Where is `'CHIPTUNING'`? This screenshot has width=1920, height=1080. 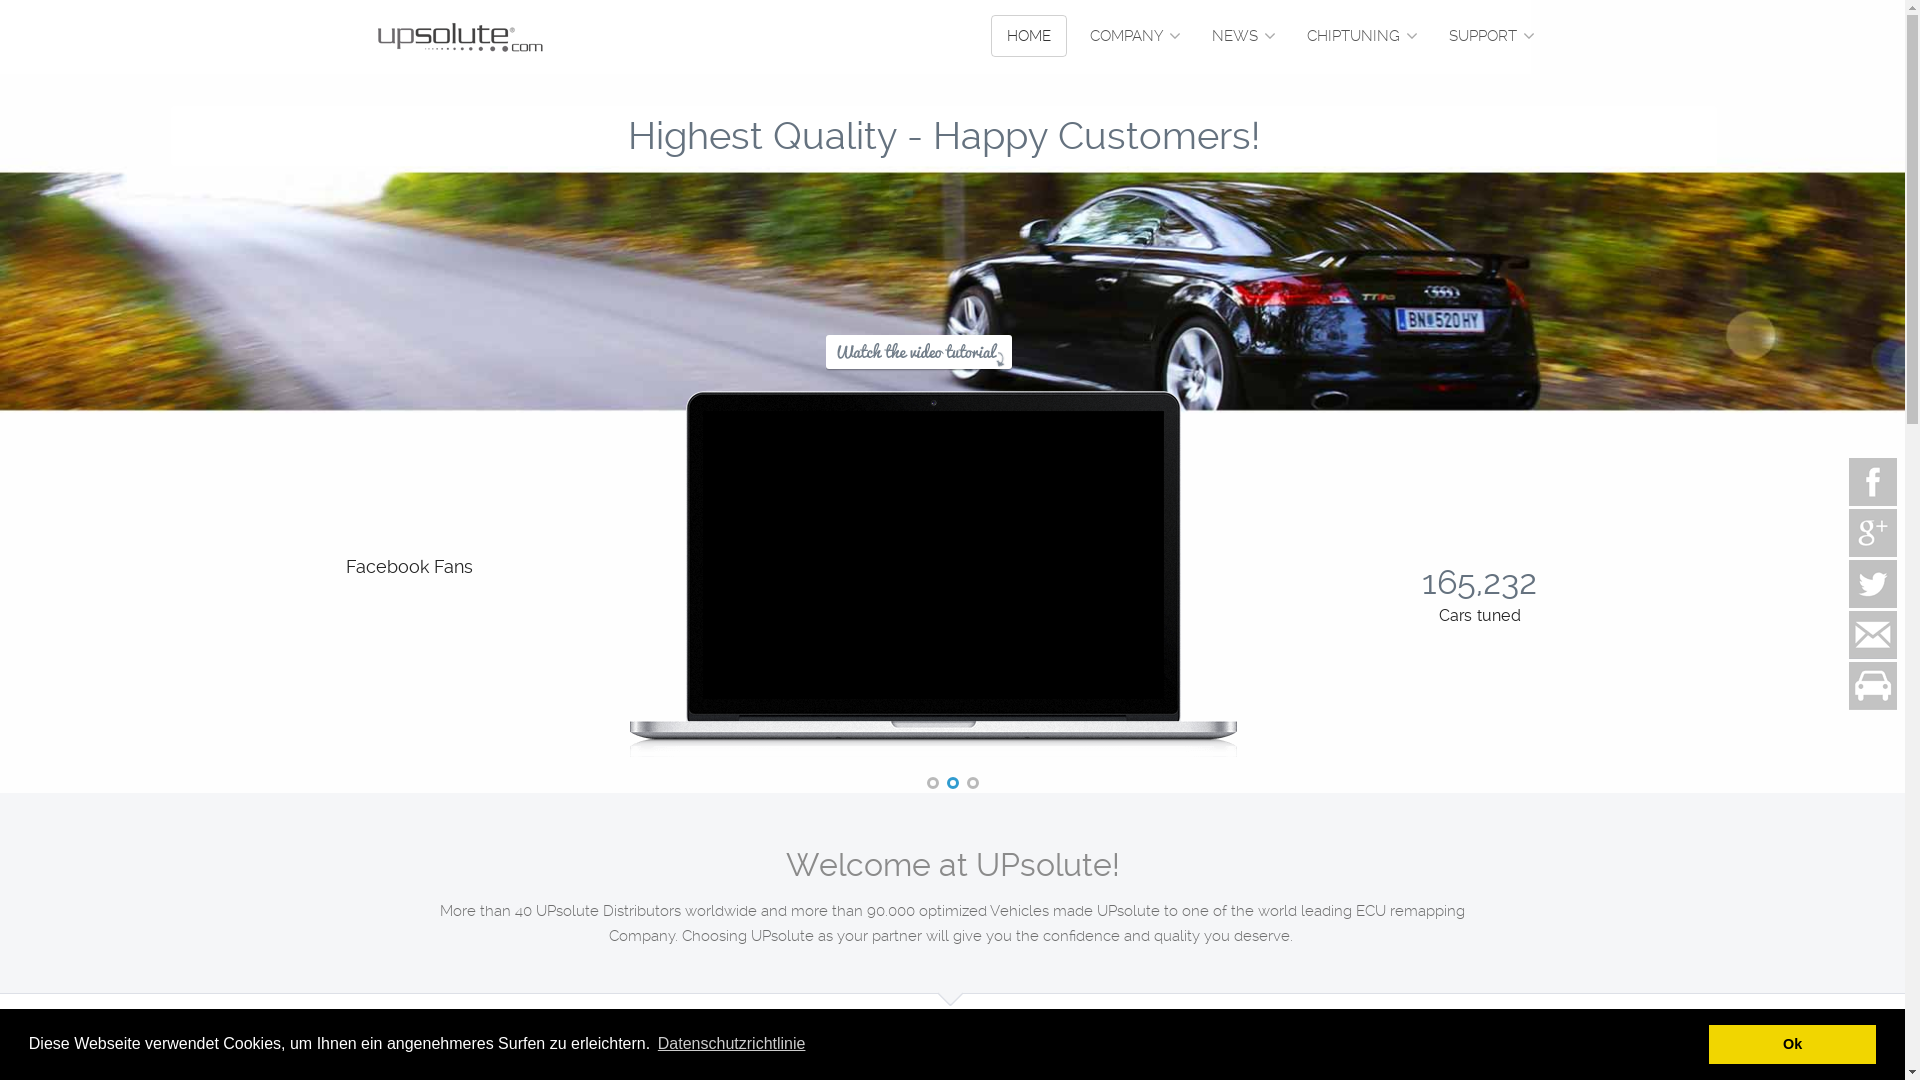 'CHIPTUNING' is located at coordinates (1357, 35).